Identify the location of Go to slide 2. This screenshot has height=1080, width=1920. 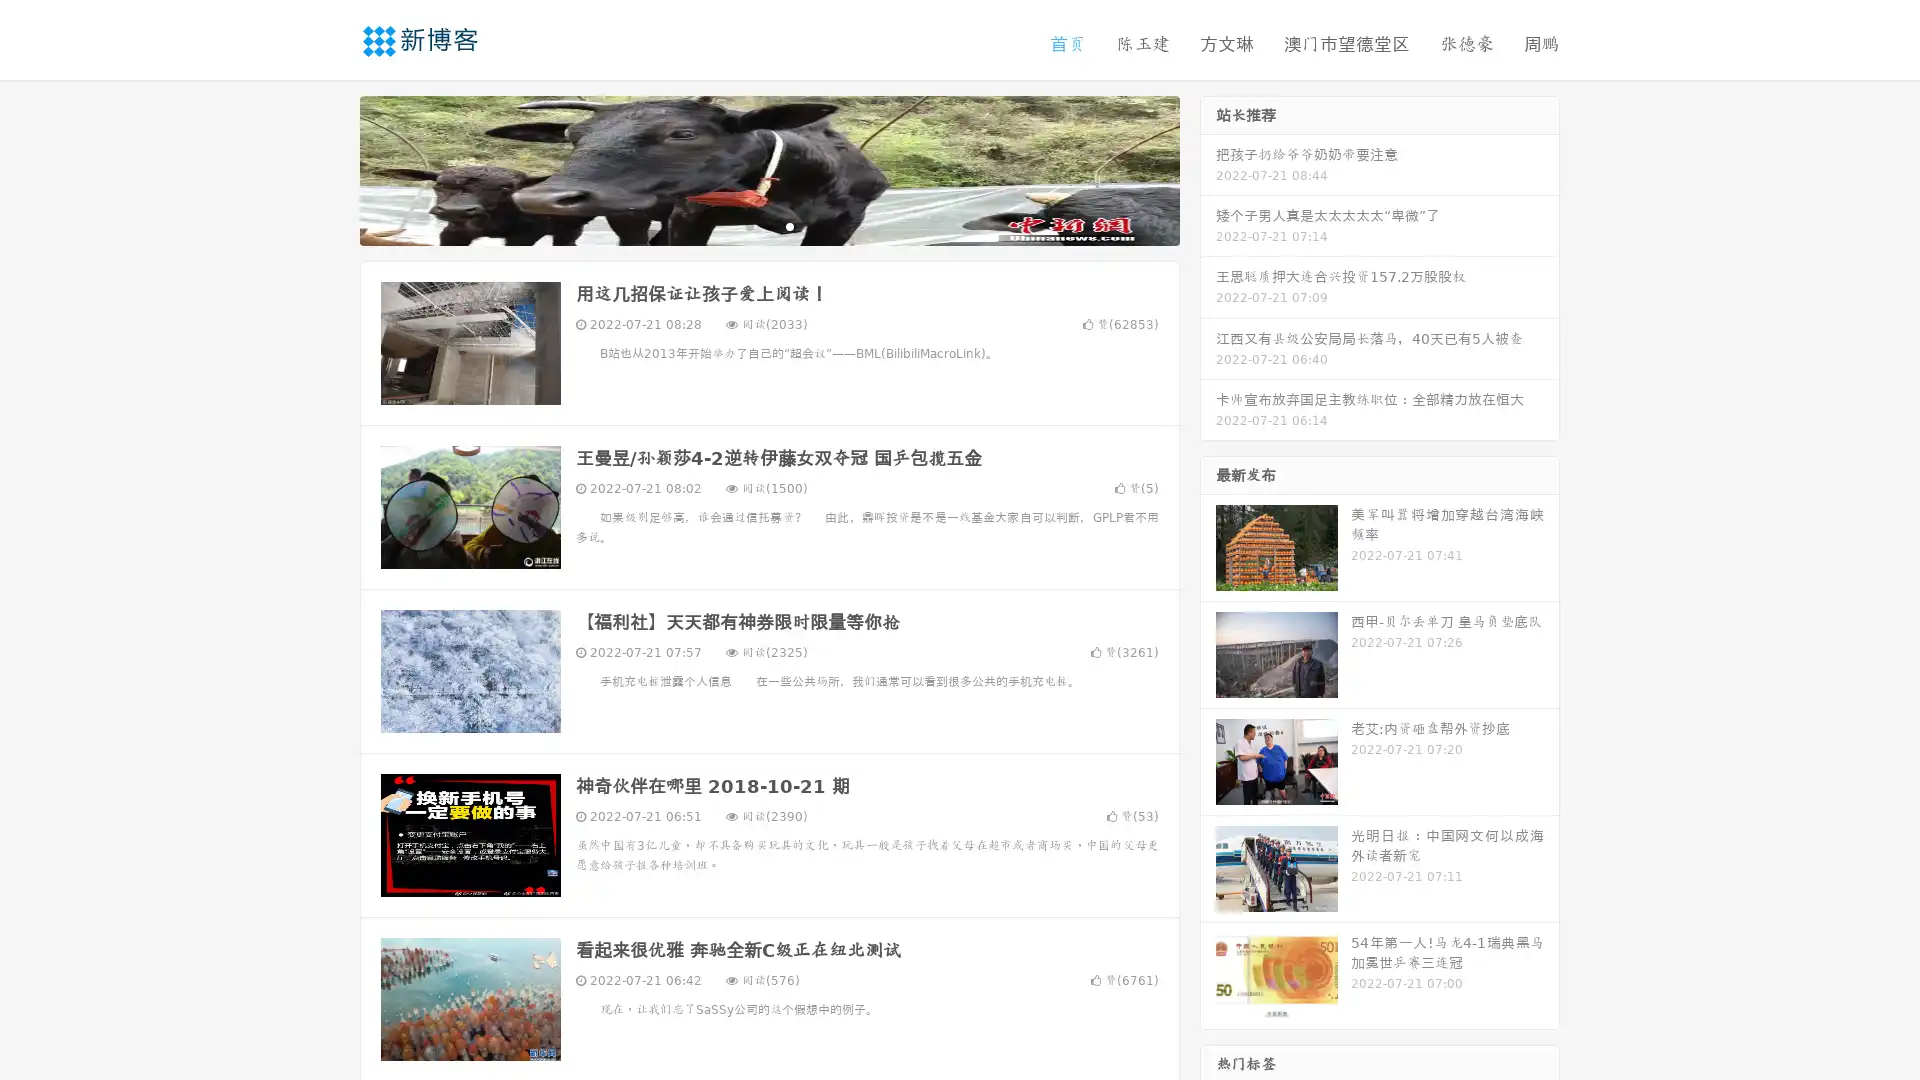
(768, 225).